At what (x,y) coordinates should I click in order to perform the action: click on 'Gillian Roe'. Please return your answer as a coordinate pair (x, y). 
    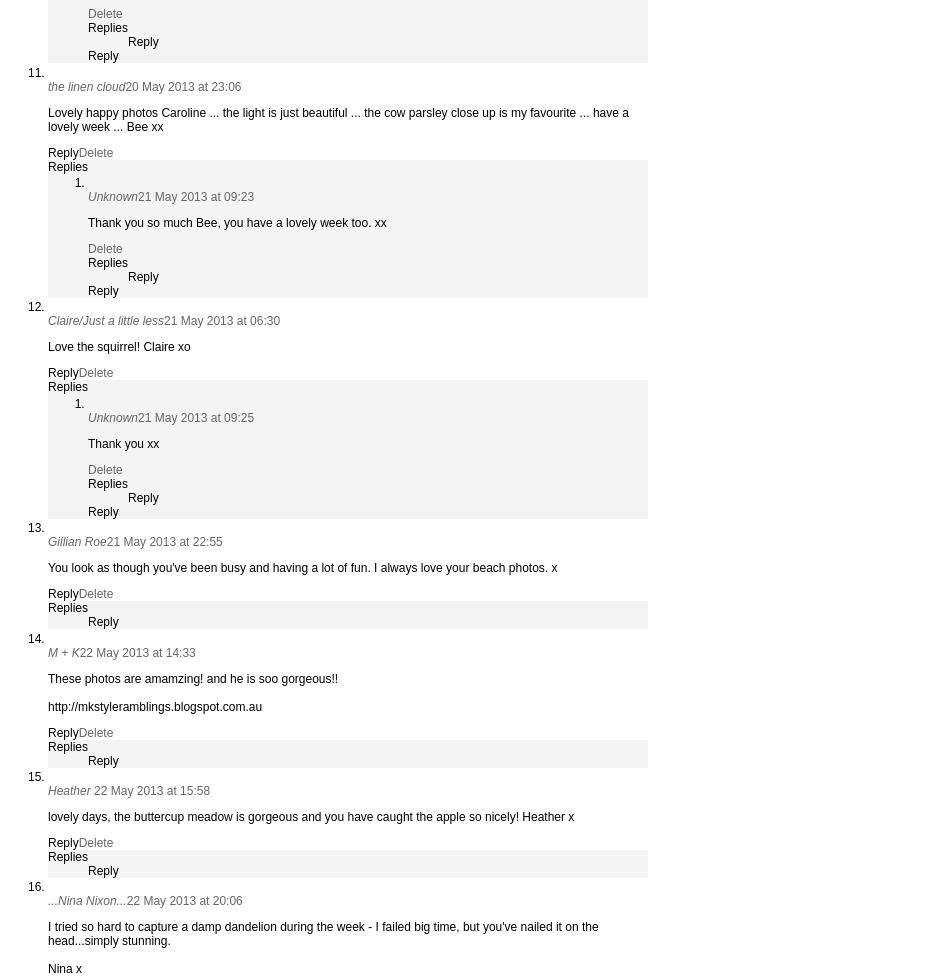
    Looking at the image, I should click on (76, 542).